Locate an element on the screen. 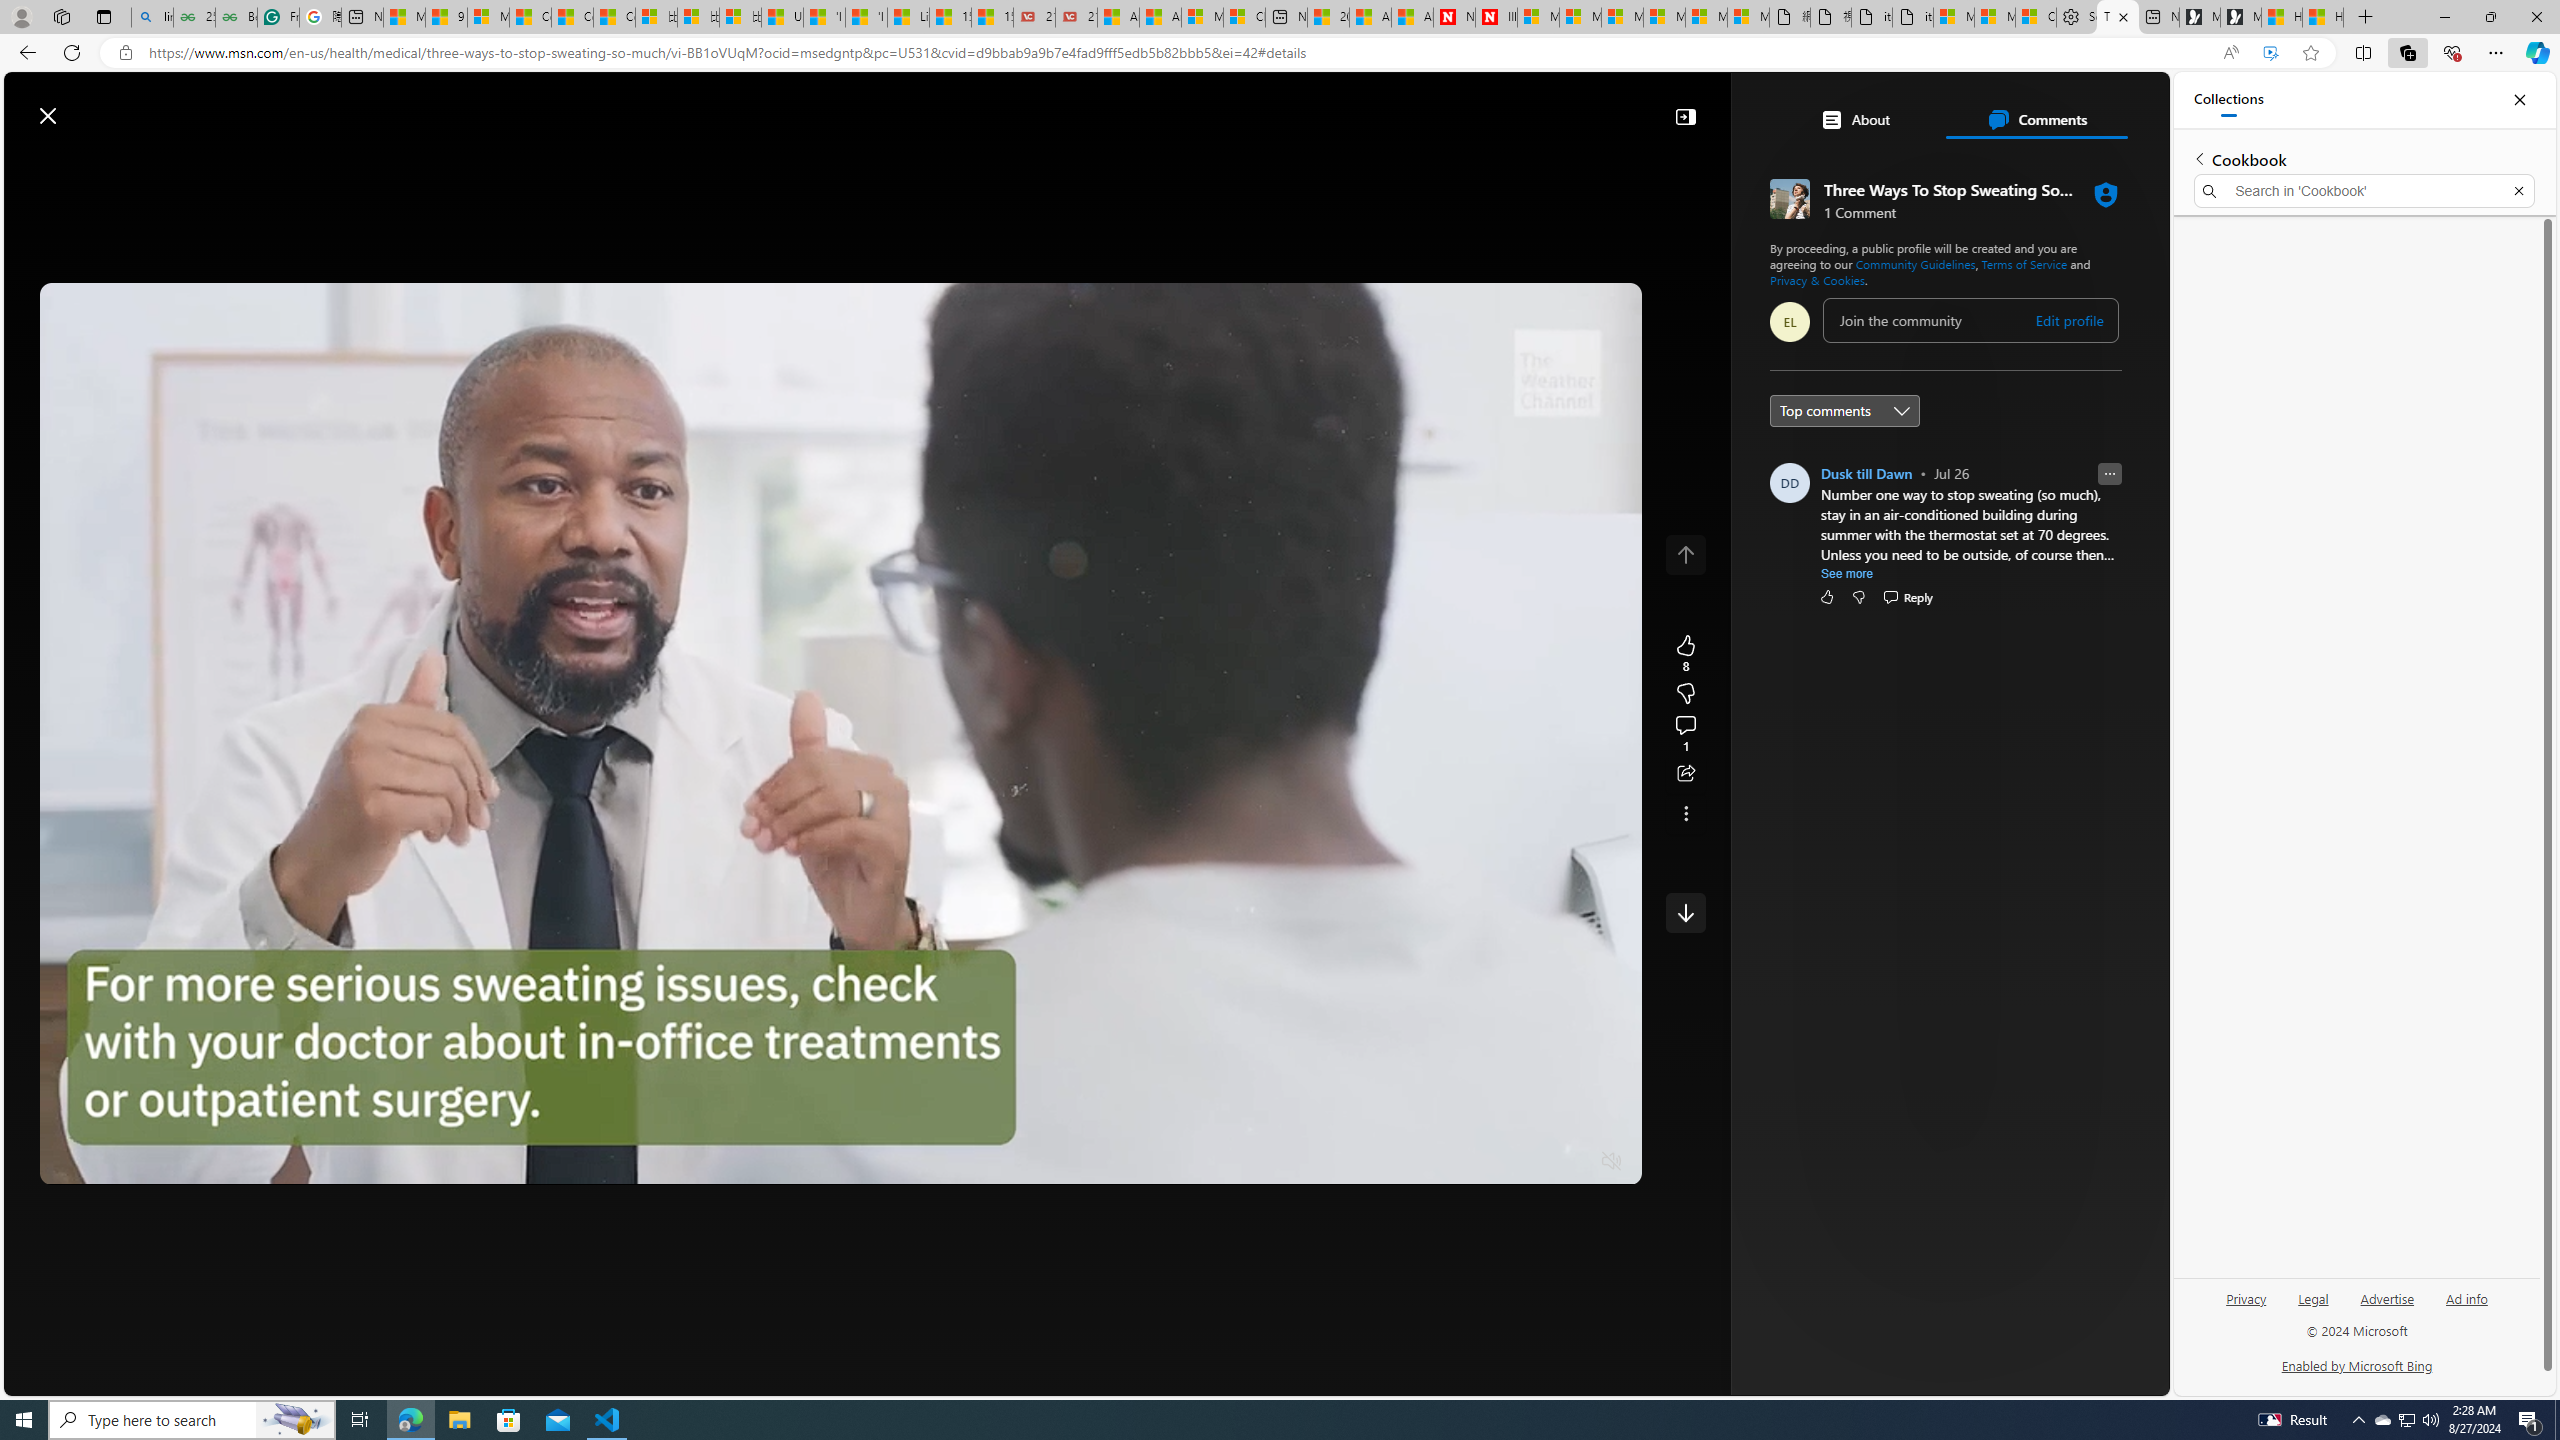 The width and height of the screenshot is (2560, 1440). 'Comments' is located at coordinates (2035, 118).